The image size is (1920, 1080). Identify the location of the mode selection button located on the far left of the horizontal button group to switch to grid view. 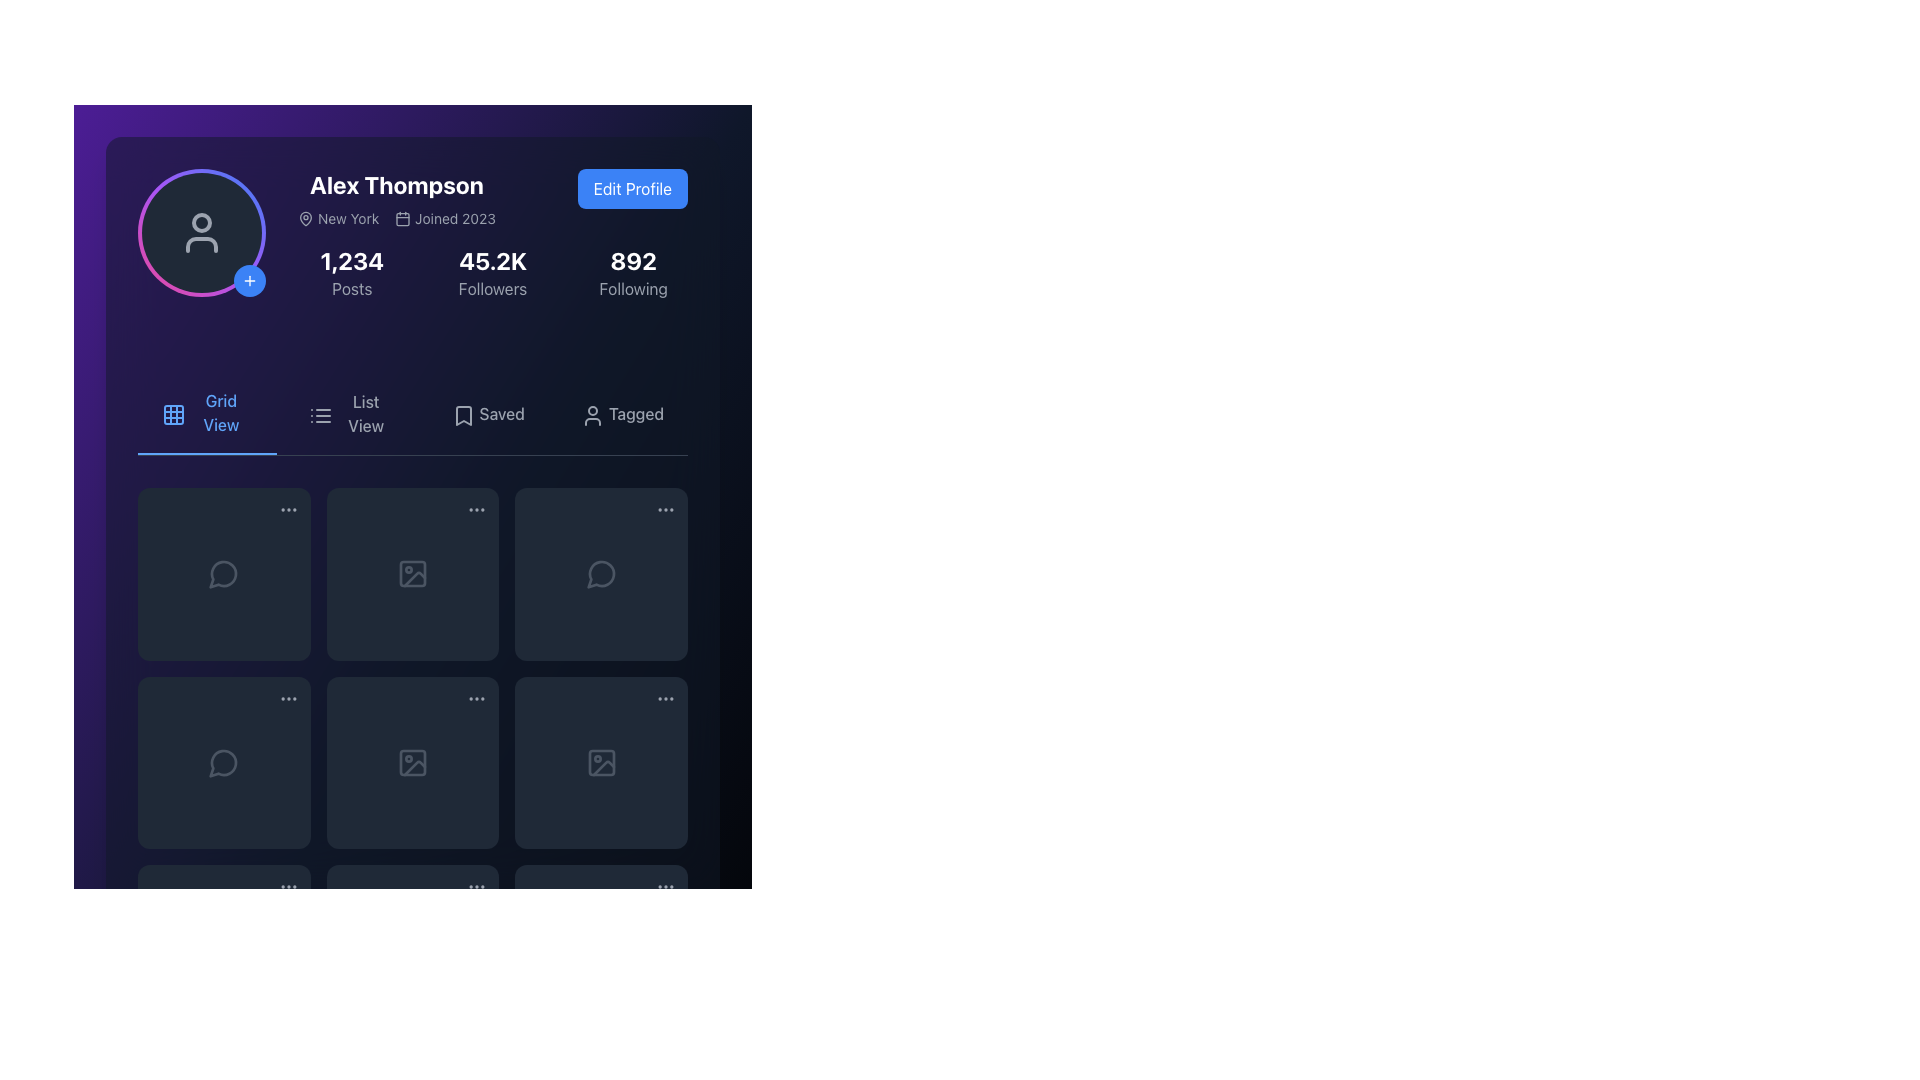
(207, 412).